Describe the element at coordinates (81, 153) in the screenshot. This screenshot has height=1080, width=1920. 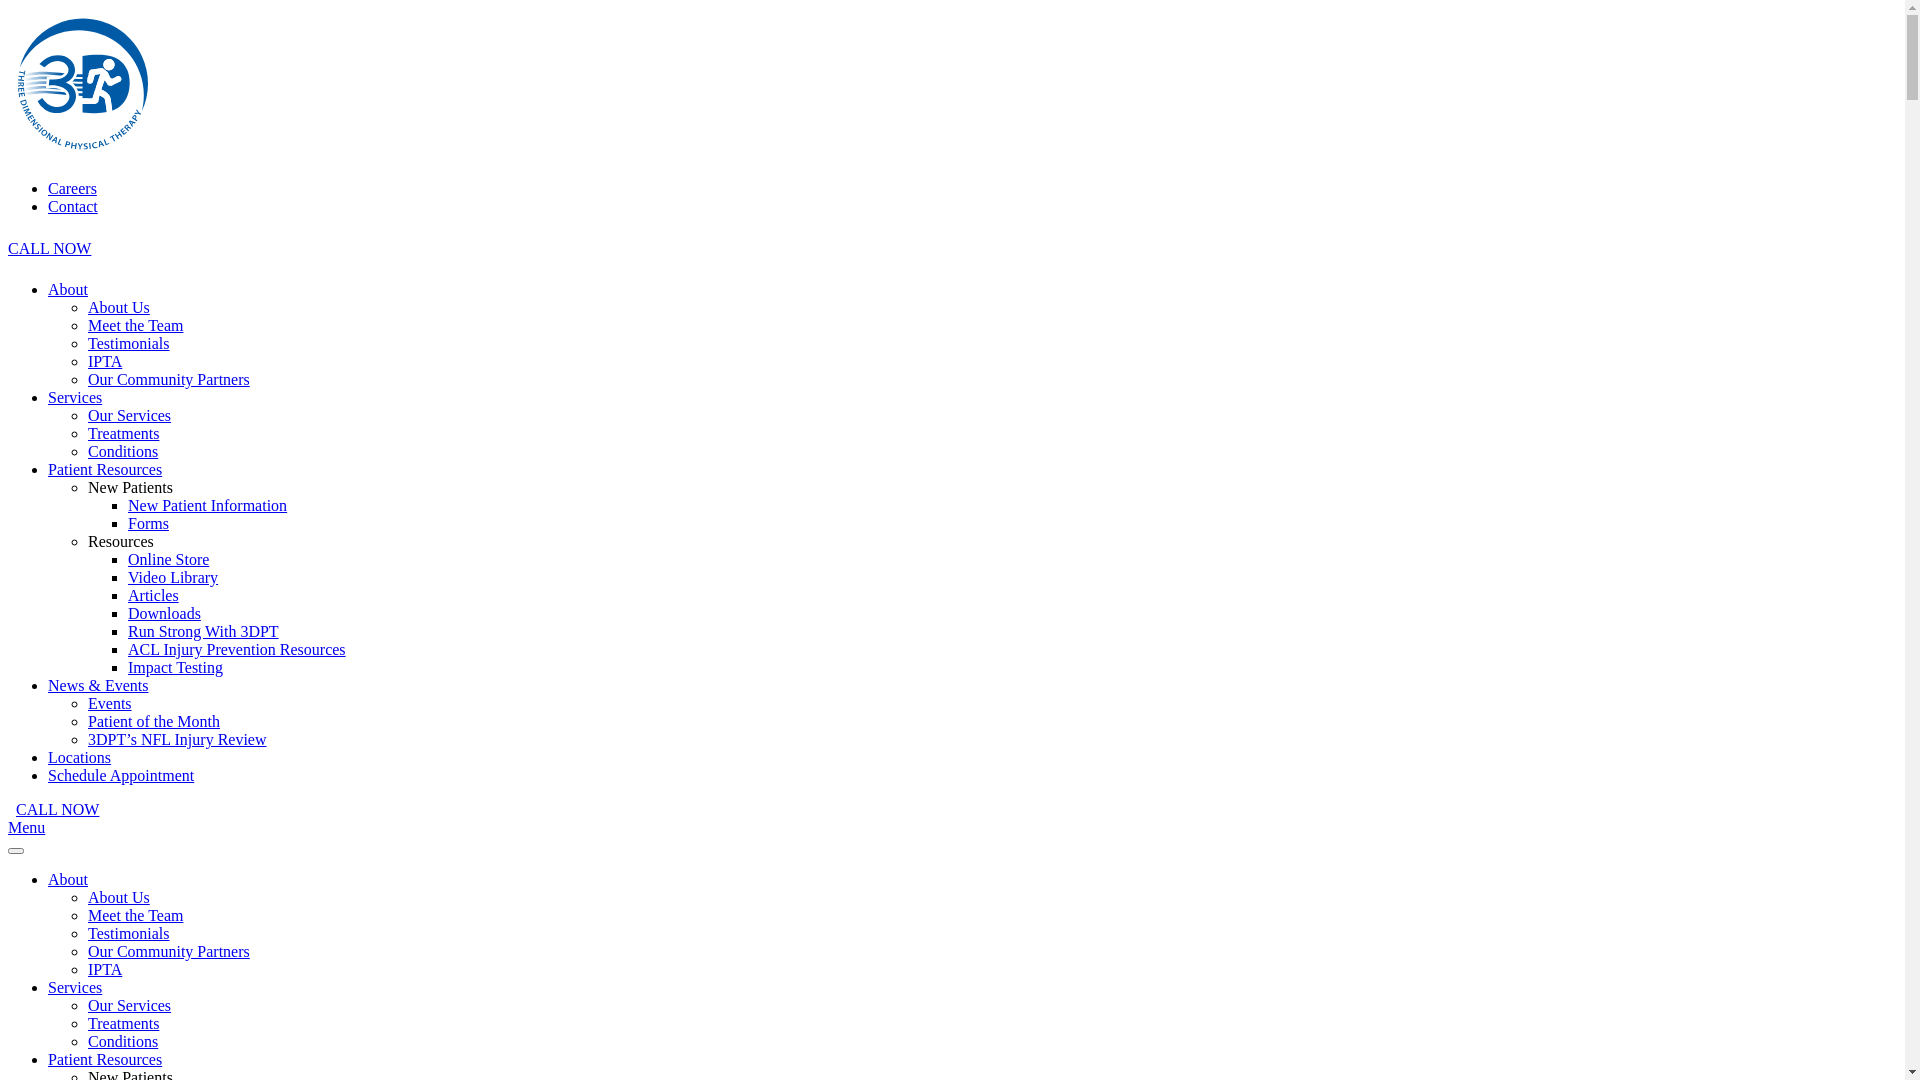
I see `'3 Dimensional Physical Therapy'` at that location.